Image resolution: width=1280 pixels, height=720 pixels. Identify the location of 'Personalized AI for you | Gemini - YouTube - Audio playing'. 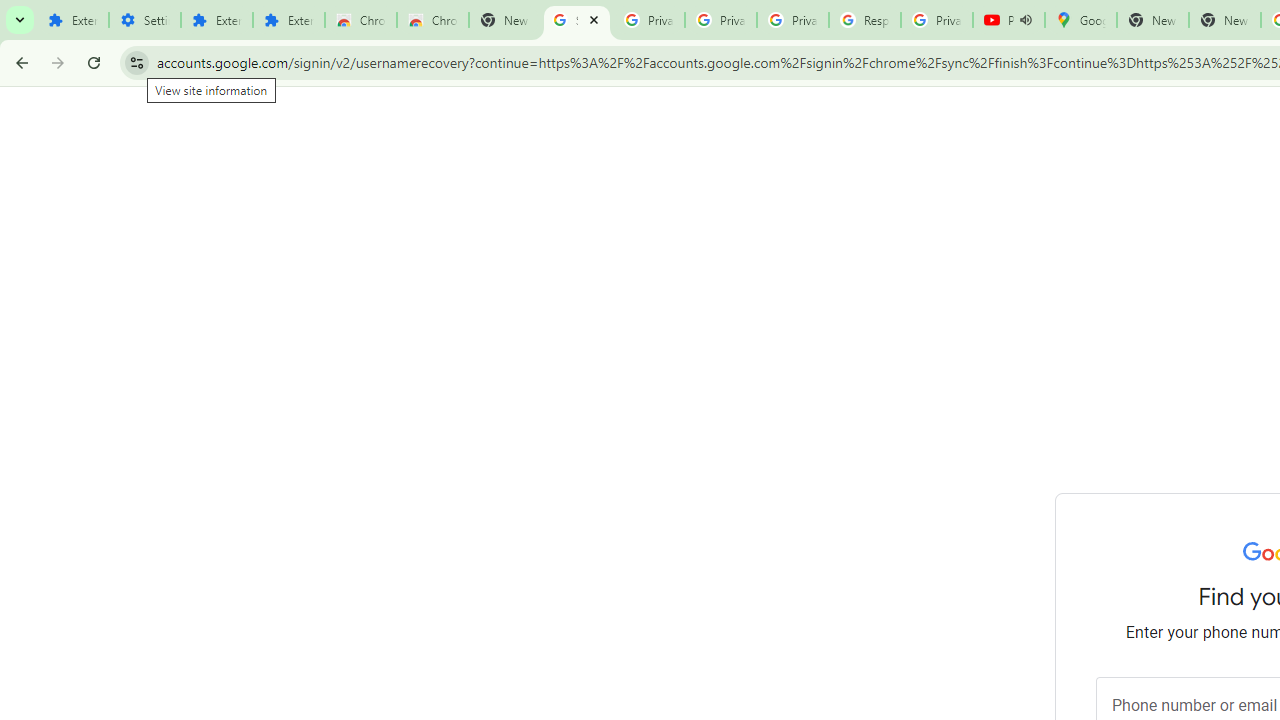
(1008, 20).